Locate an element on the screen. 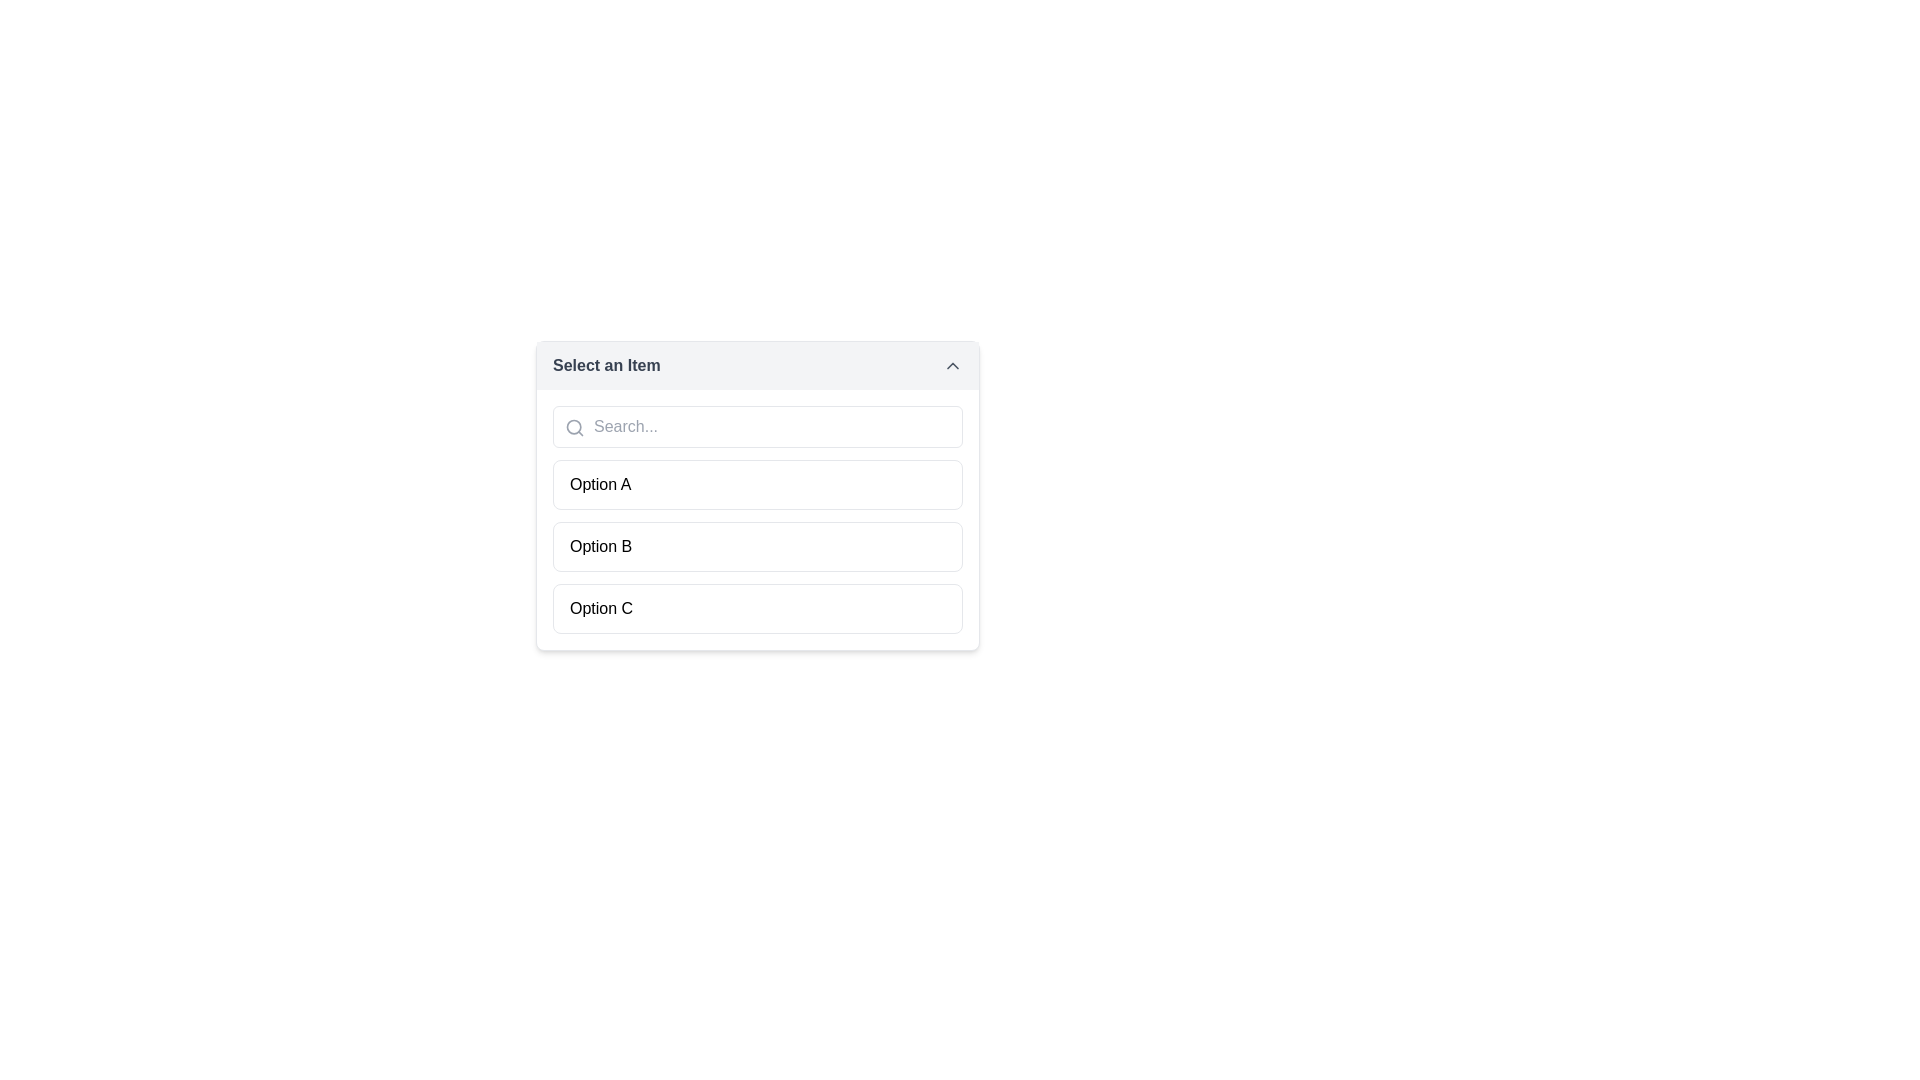 Image resolution: width=1920 pixels, height=1080 pixels. the text label representing the second option in a vertically arranged selection list, located between 'Option A' and 'Option C' is located at coordinates (599, 547).